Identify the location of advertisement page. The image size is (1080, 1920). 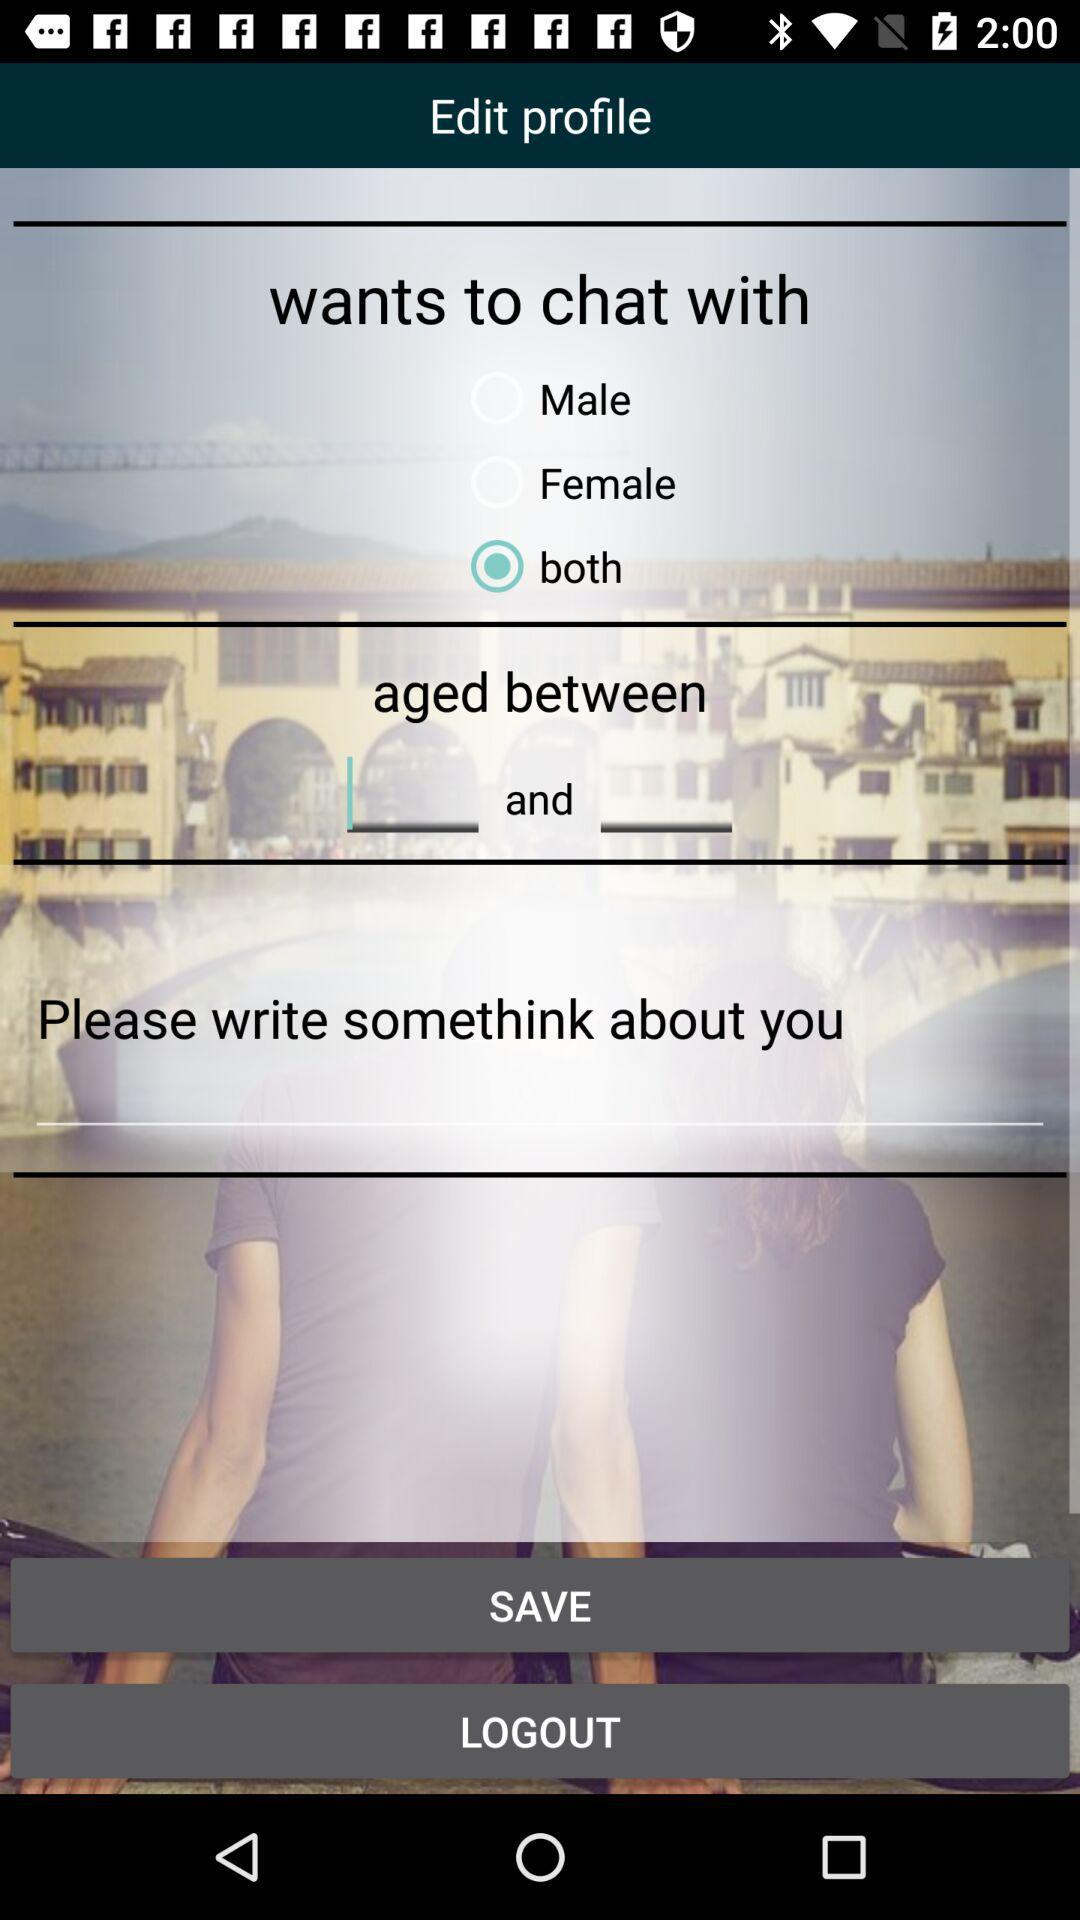
(540, 1018).